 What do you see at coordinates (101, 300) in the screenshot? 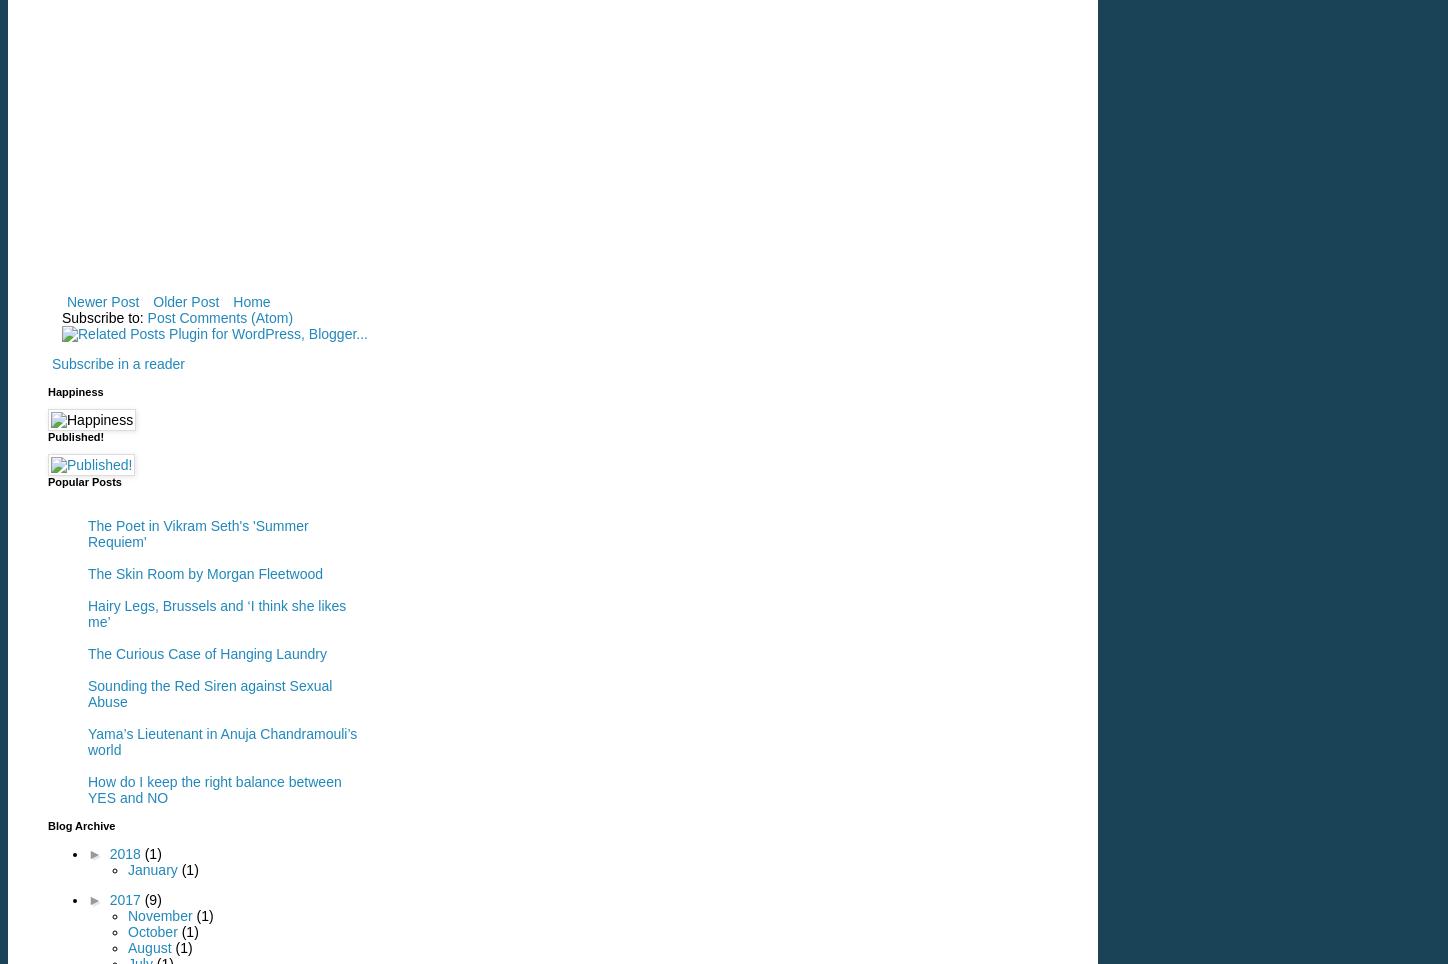
I see `'Newer Post'` at bounding box center [101, 300].